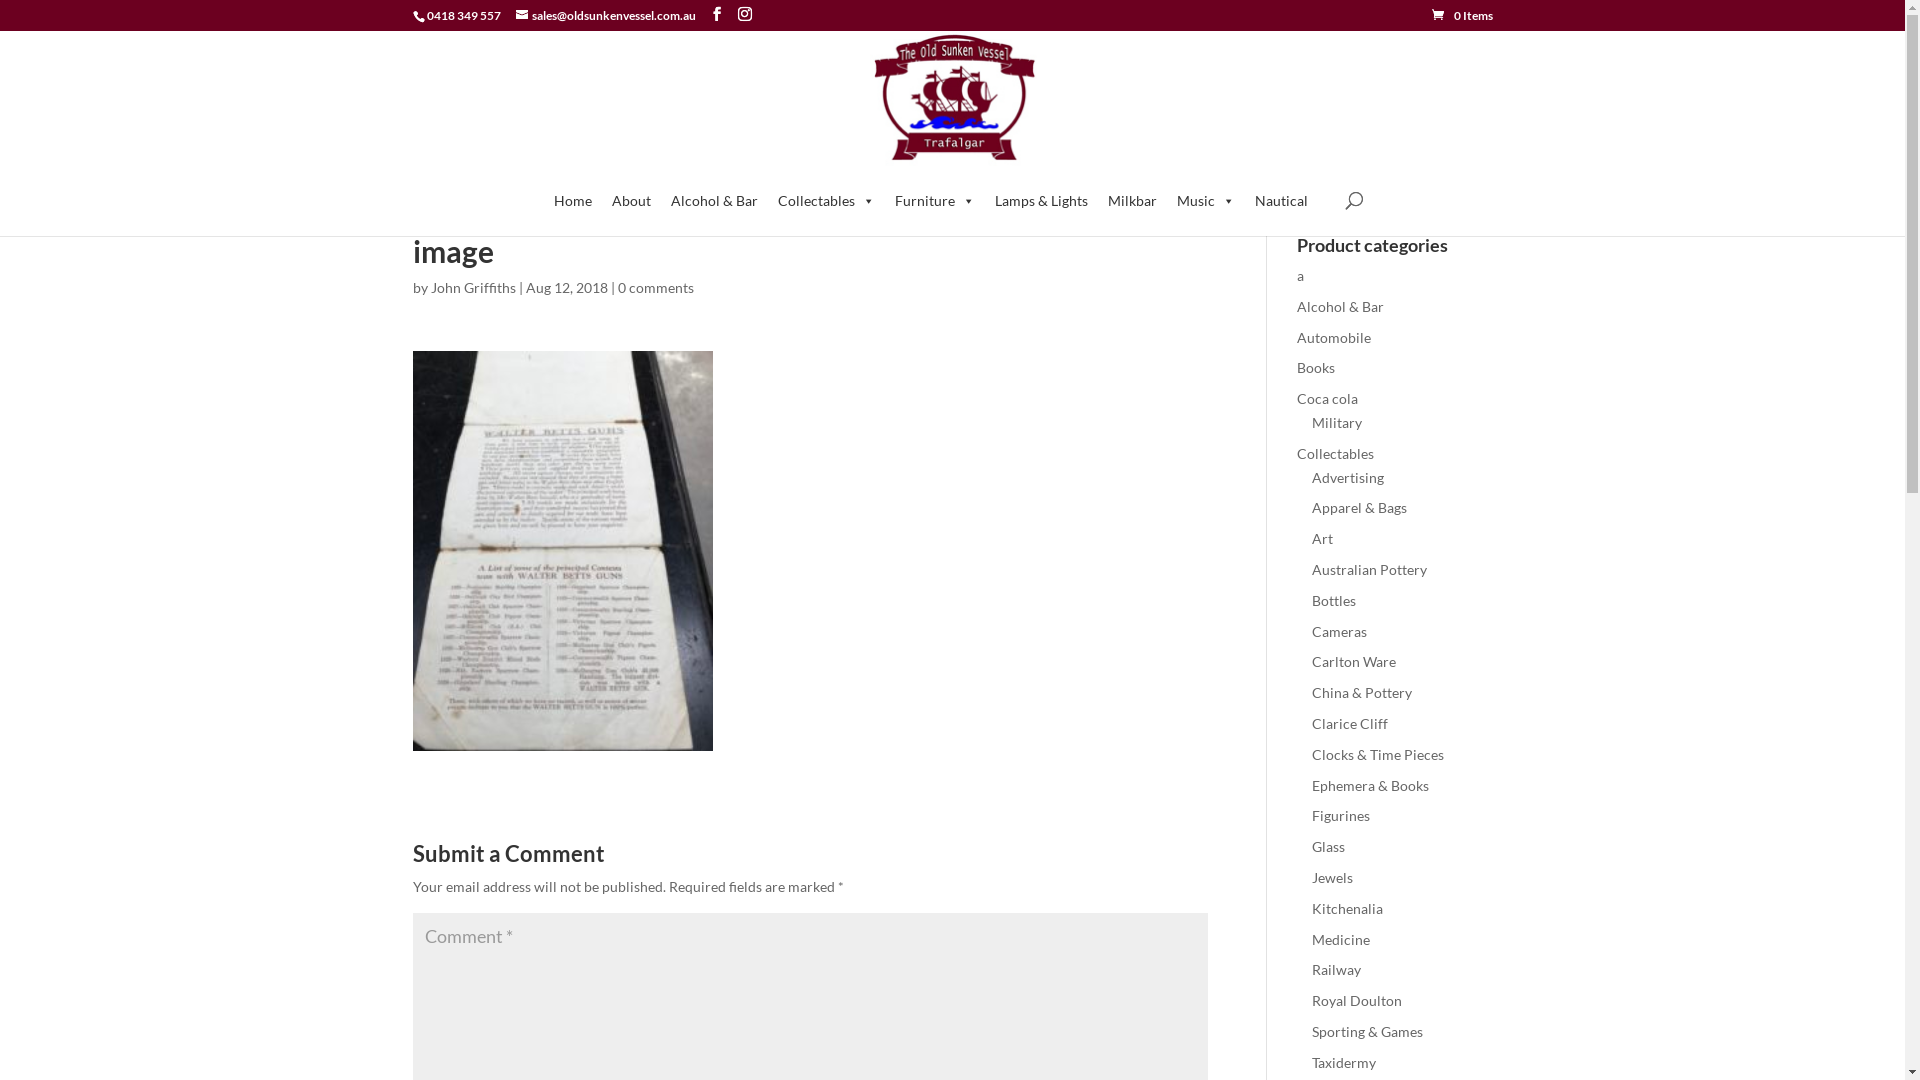  I want to click on 'Cameras', so click(1311, 631).